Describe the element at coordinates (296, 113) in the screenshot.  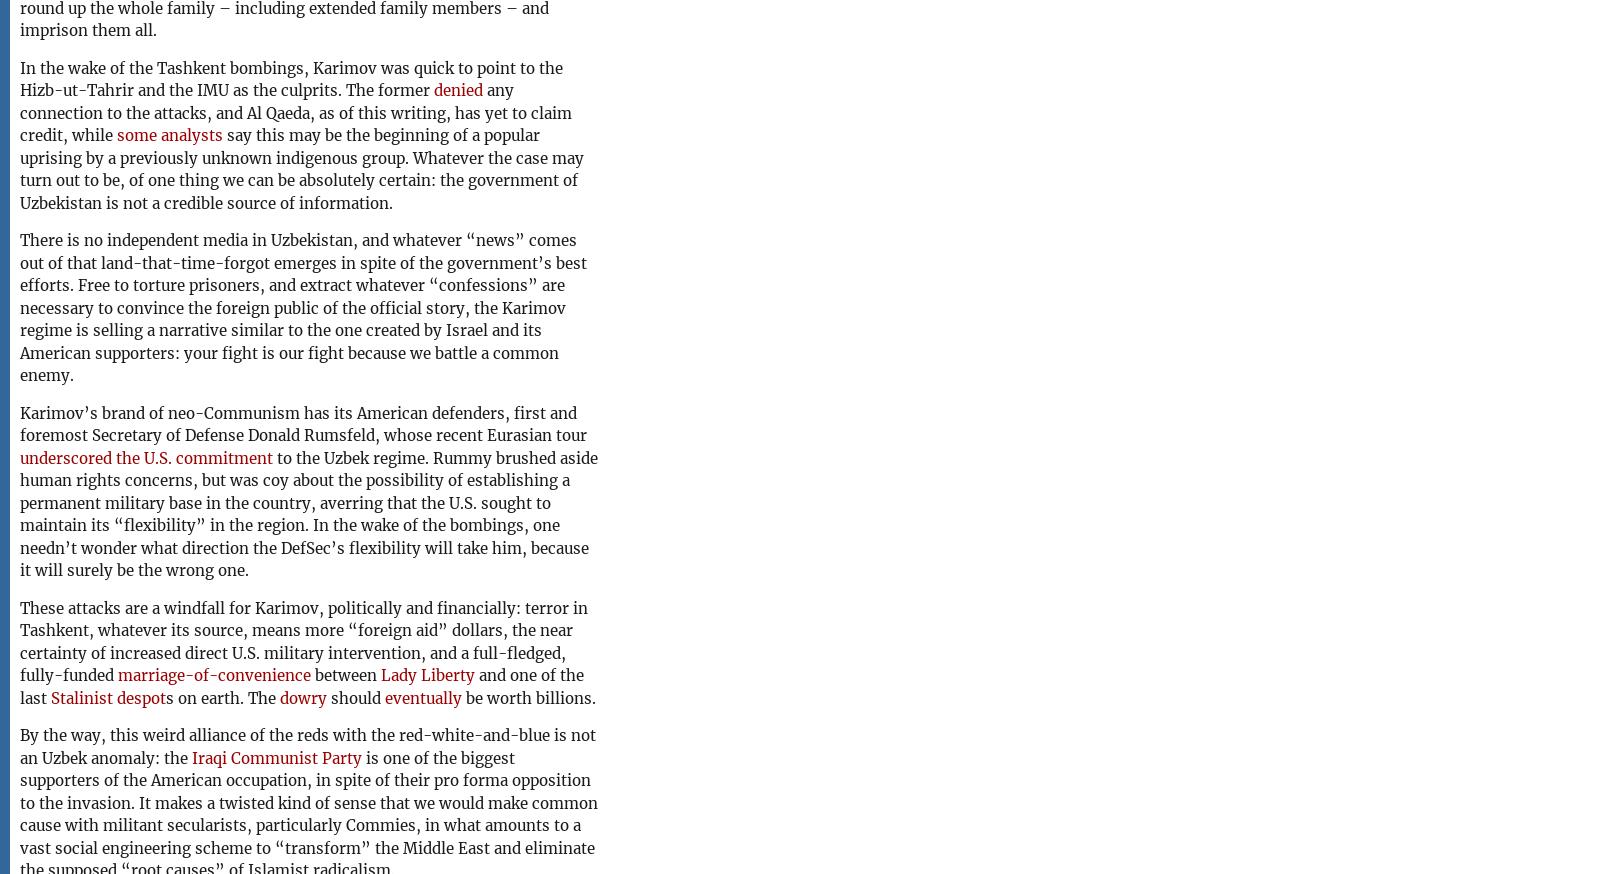
I see `'any connection to the attacks, and Al Qaeda, as of this writing, has yet to claim credit, while'` at that location.